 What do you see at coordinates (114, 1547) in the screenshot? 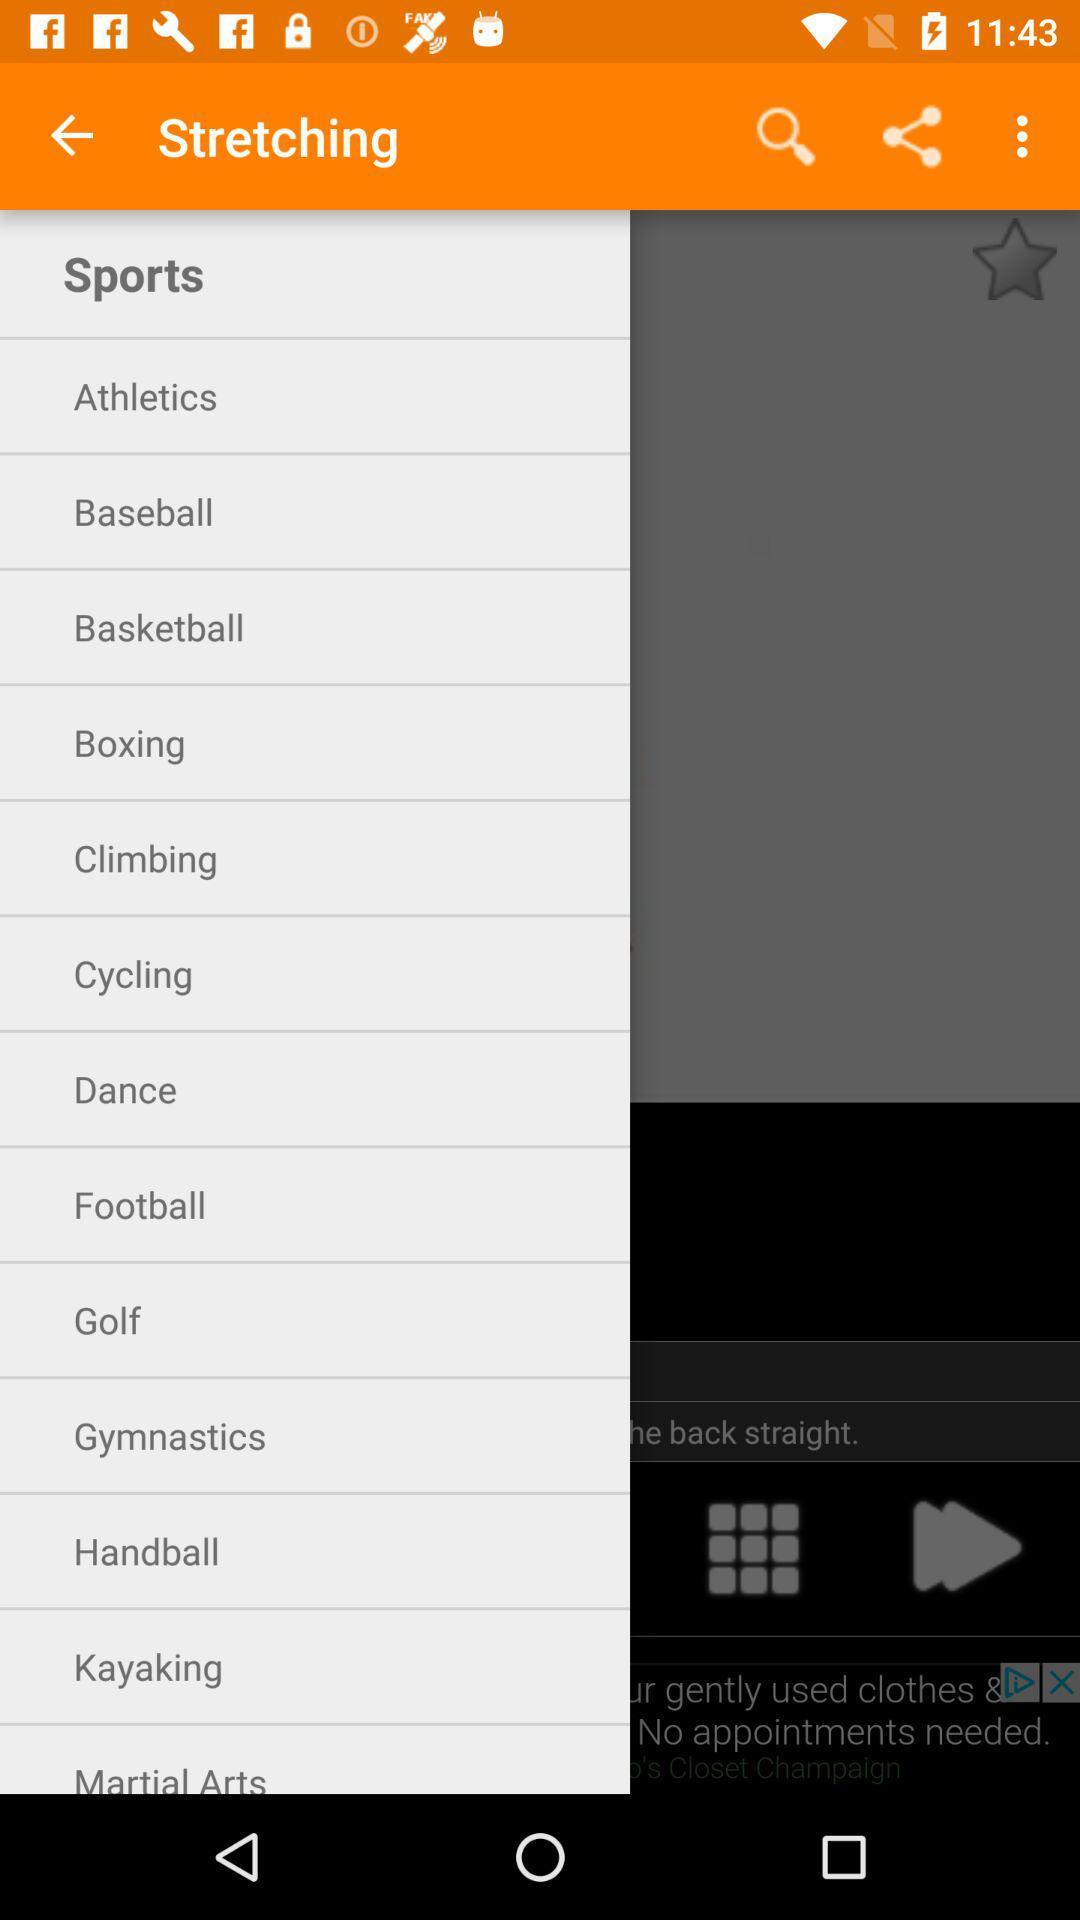
I see `handball` at bounding box center [114, 1547].